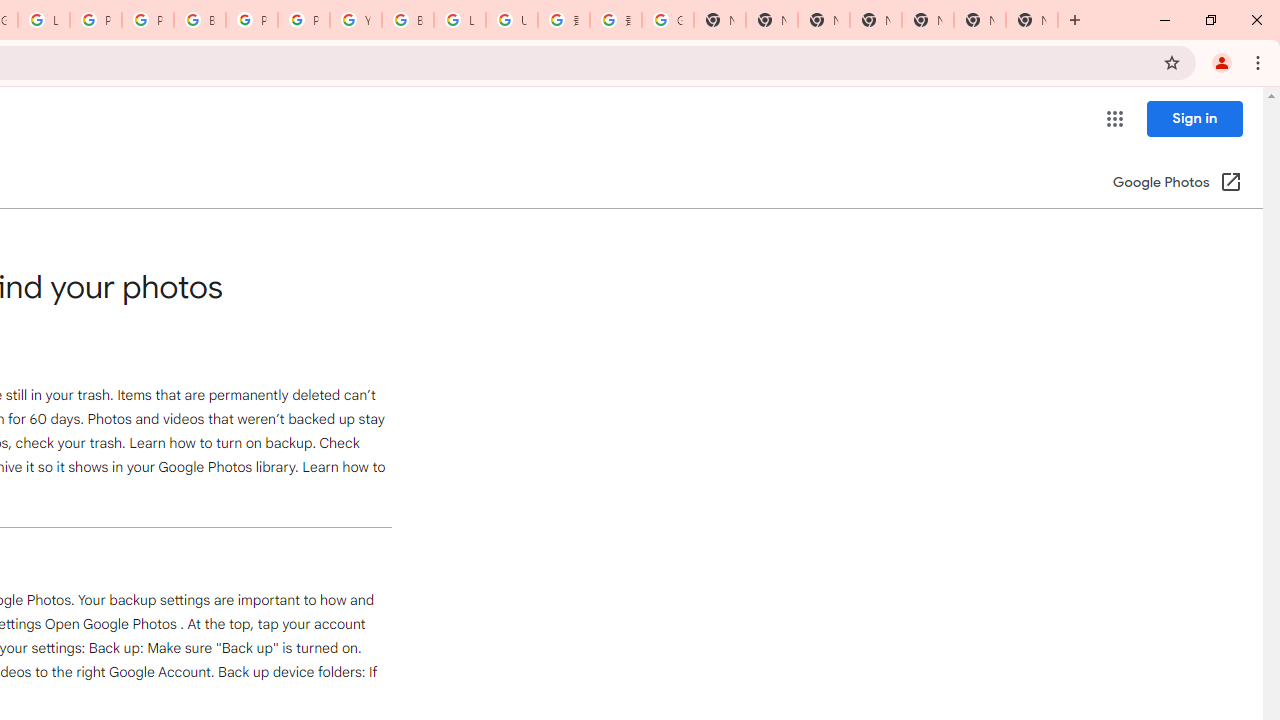  What do you see at coordinates (1177, 183) in the screenshot?
I see `'Google Photos (Open in a new window)'` at bounding box center [1177, 183].